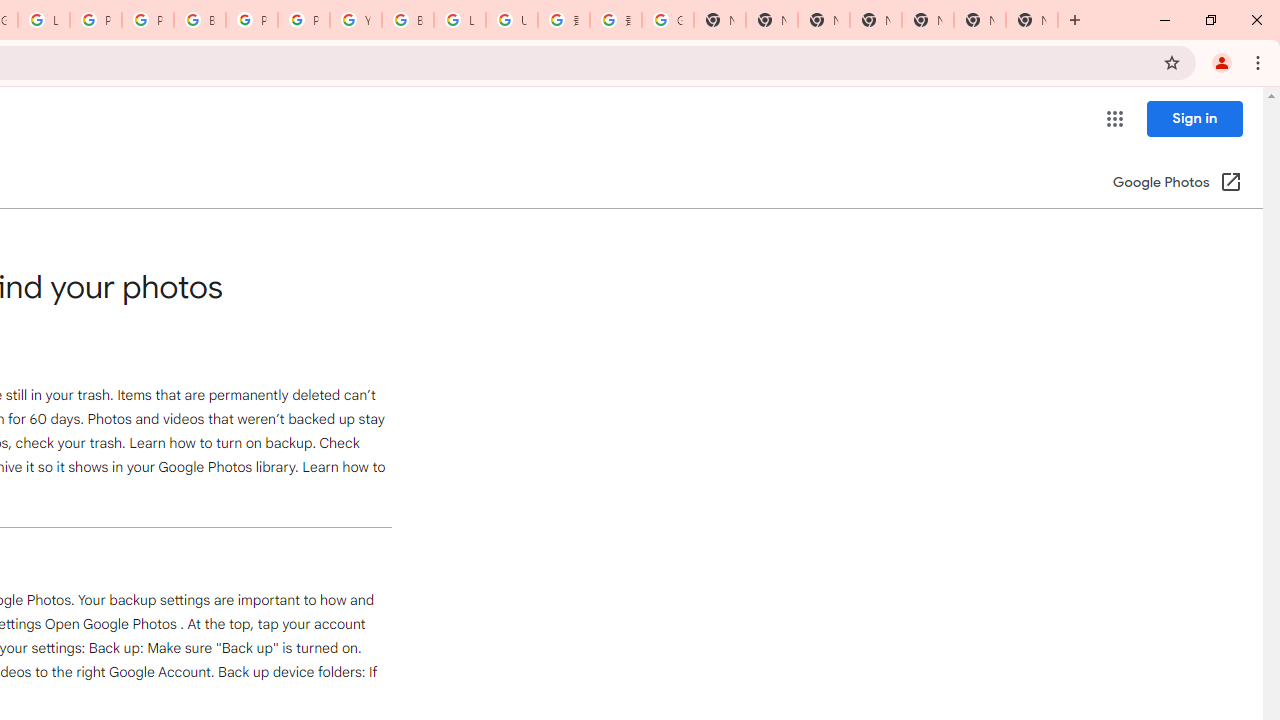  What do you see at coordinates (1177, 183) in the screenshot?
I see `'Google Photos (Open in a new window)'` at bounding box center [1177, 183].